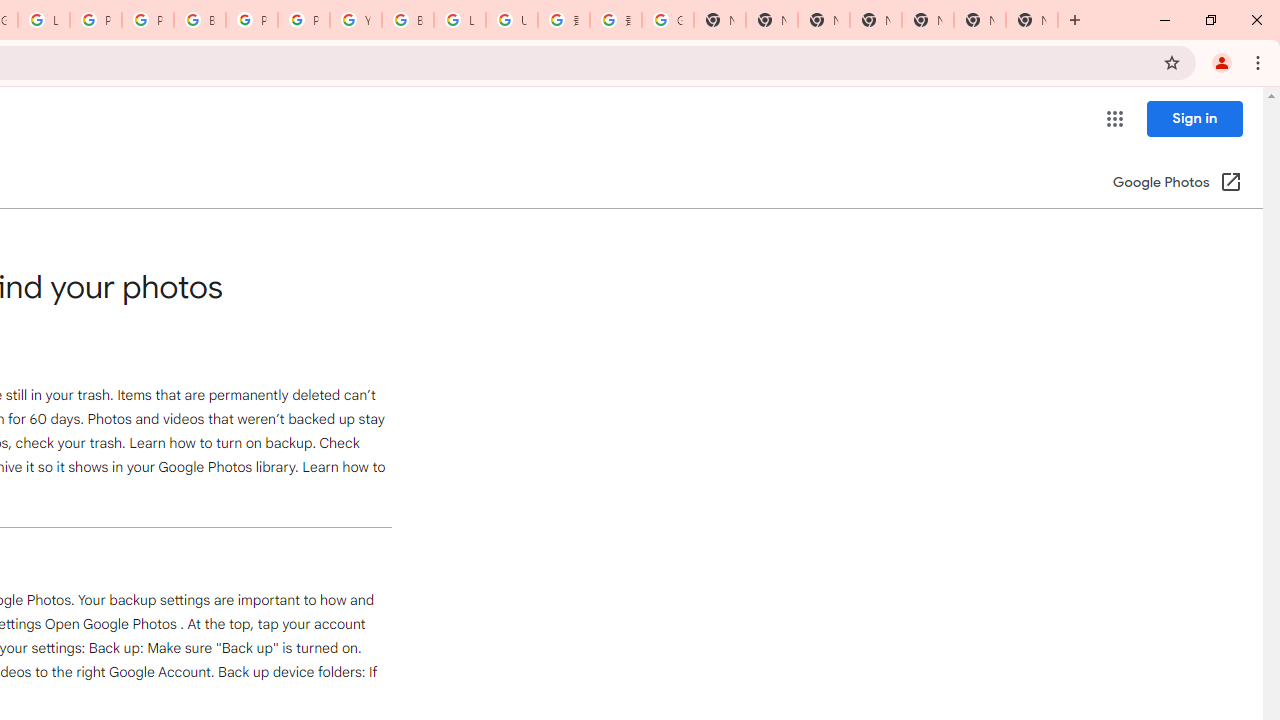  What do you see at coordinates (1177, 183) in the screenshot?
I see `'Google Photos (Open in a new window)'` at bounding box center [1177, 183].